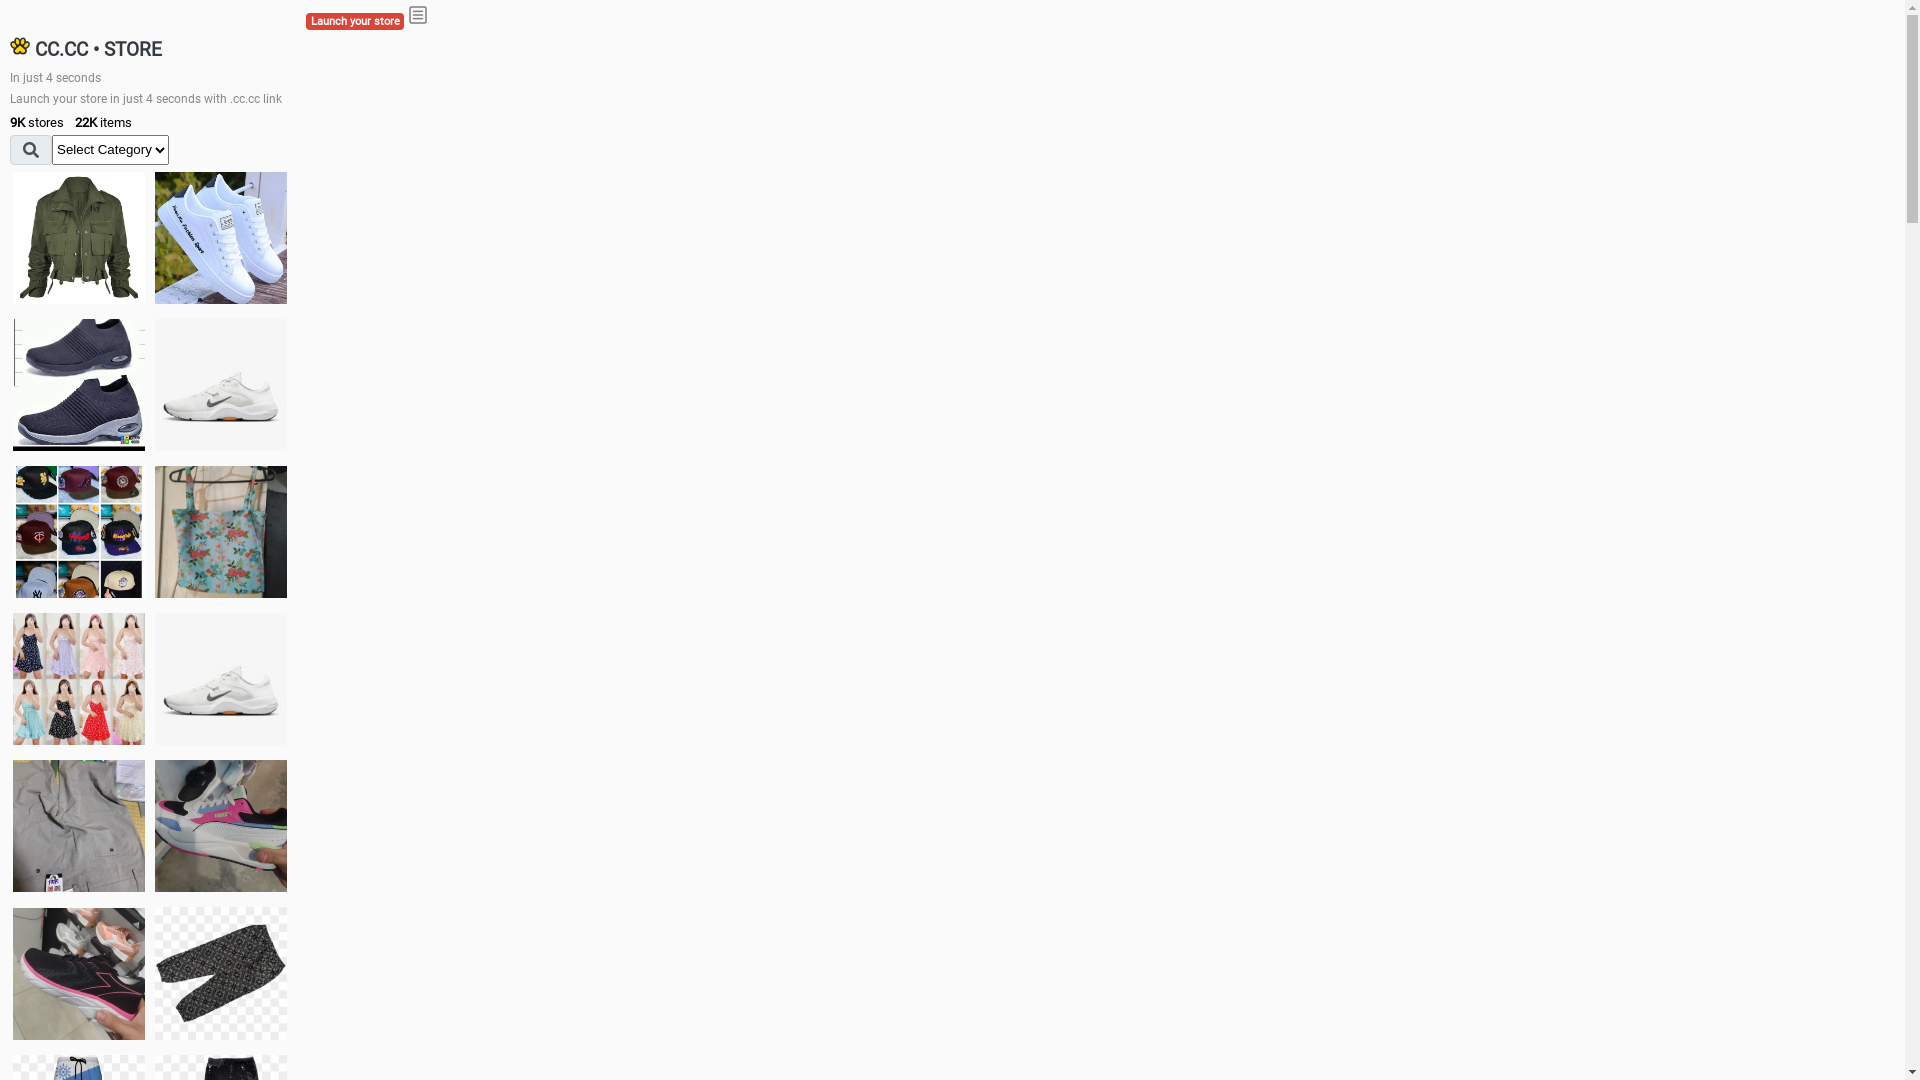 This screenshot has height=1080, width=1920. What do you see at coordinates (78, 677) in the screenshot?
I see `'Dress/square nect top'` at bounding box center [78, 677].